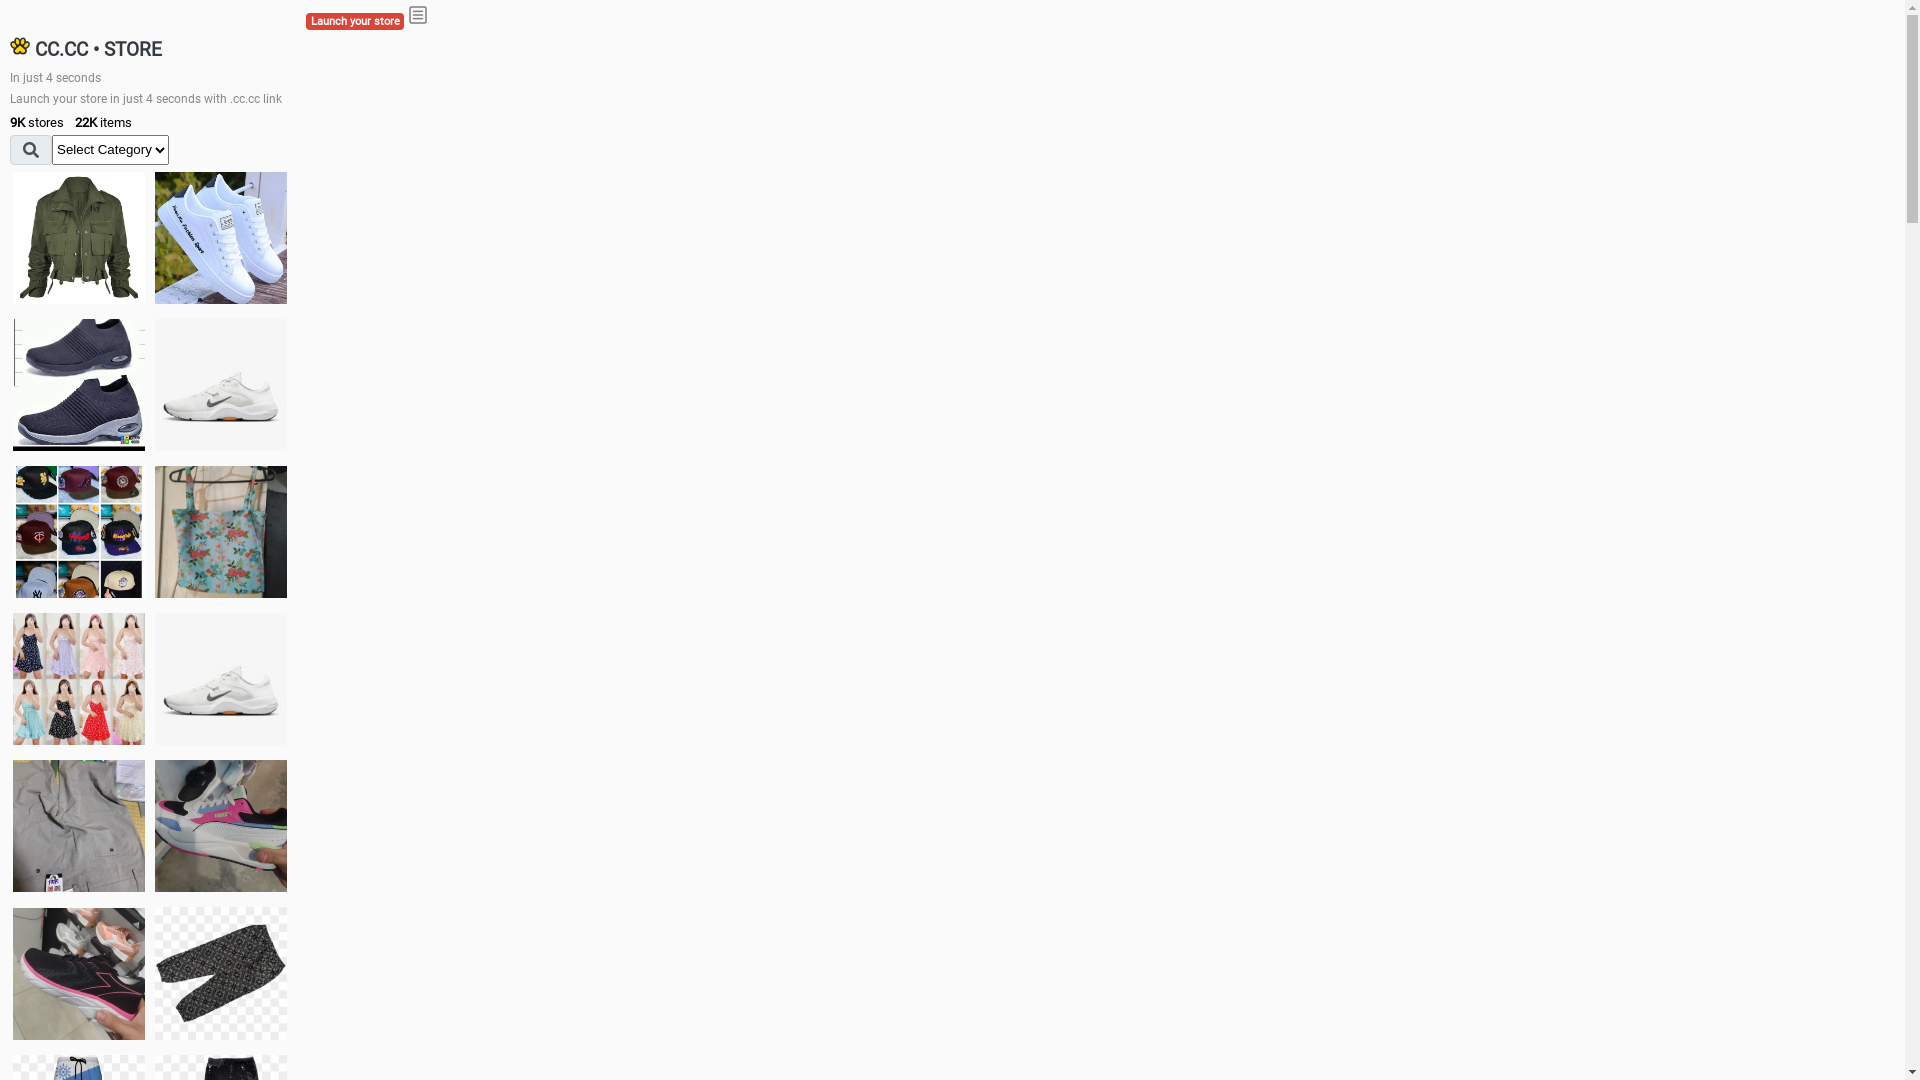 This screenshot has height=1080, width=1920. What do you see at coordinates (78, 677) in the screenshot?
I see `'Dress/square nect top'` at bounding box center [78, 677].